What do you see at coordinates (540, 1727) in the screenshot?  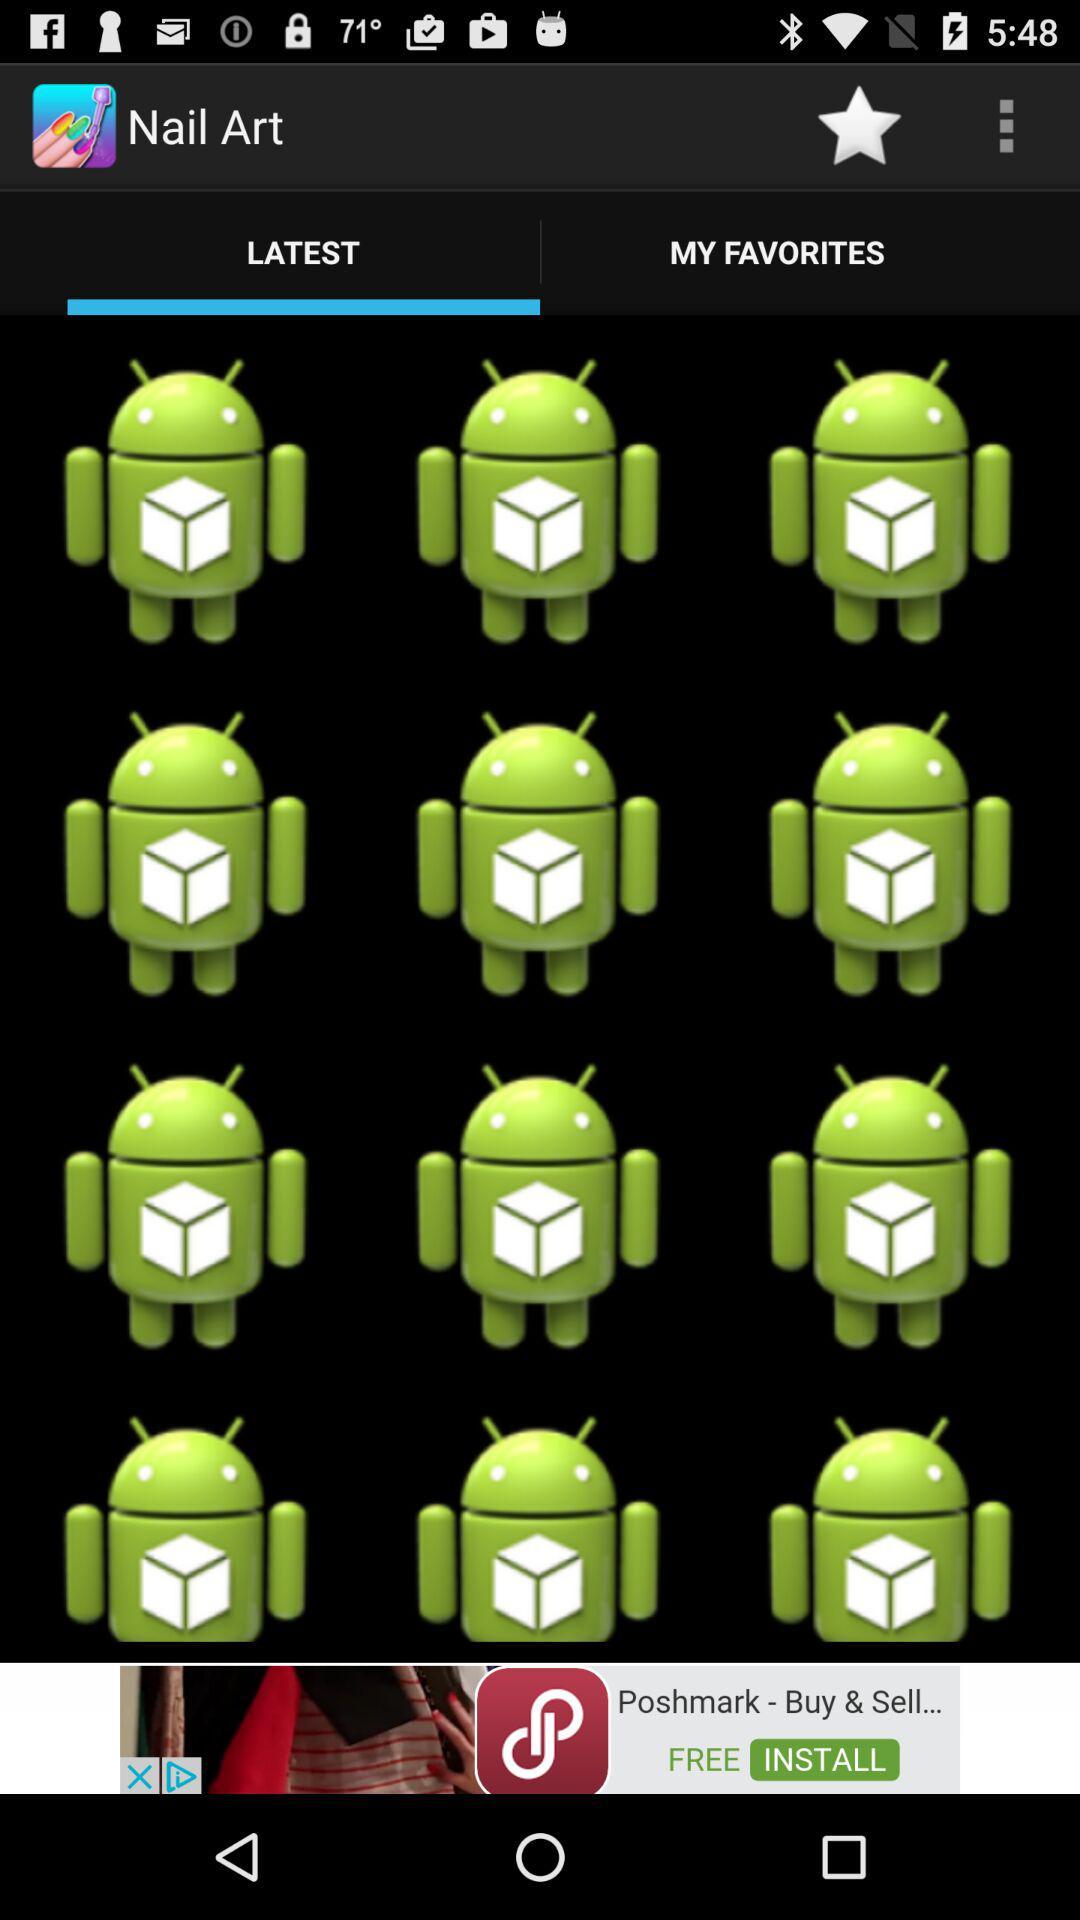 I see `advertising` at bounding box center [540, 1727].